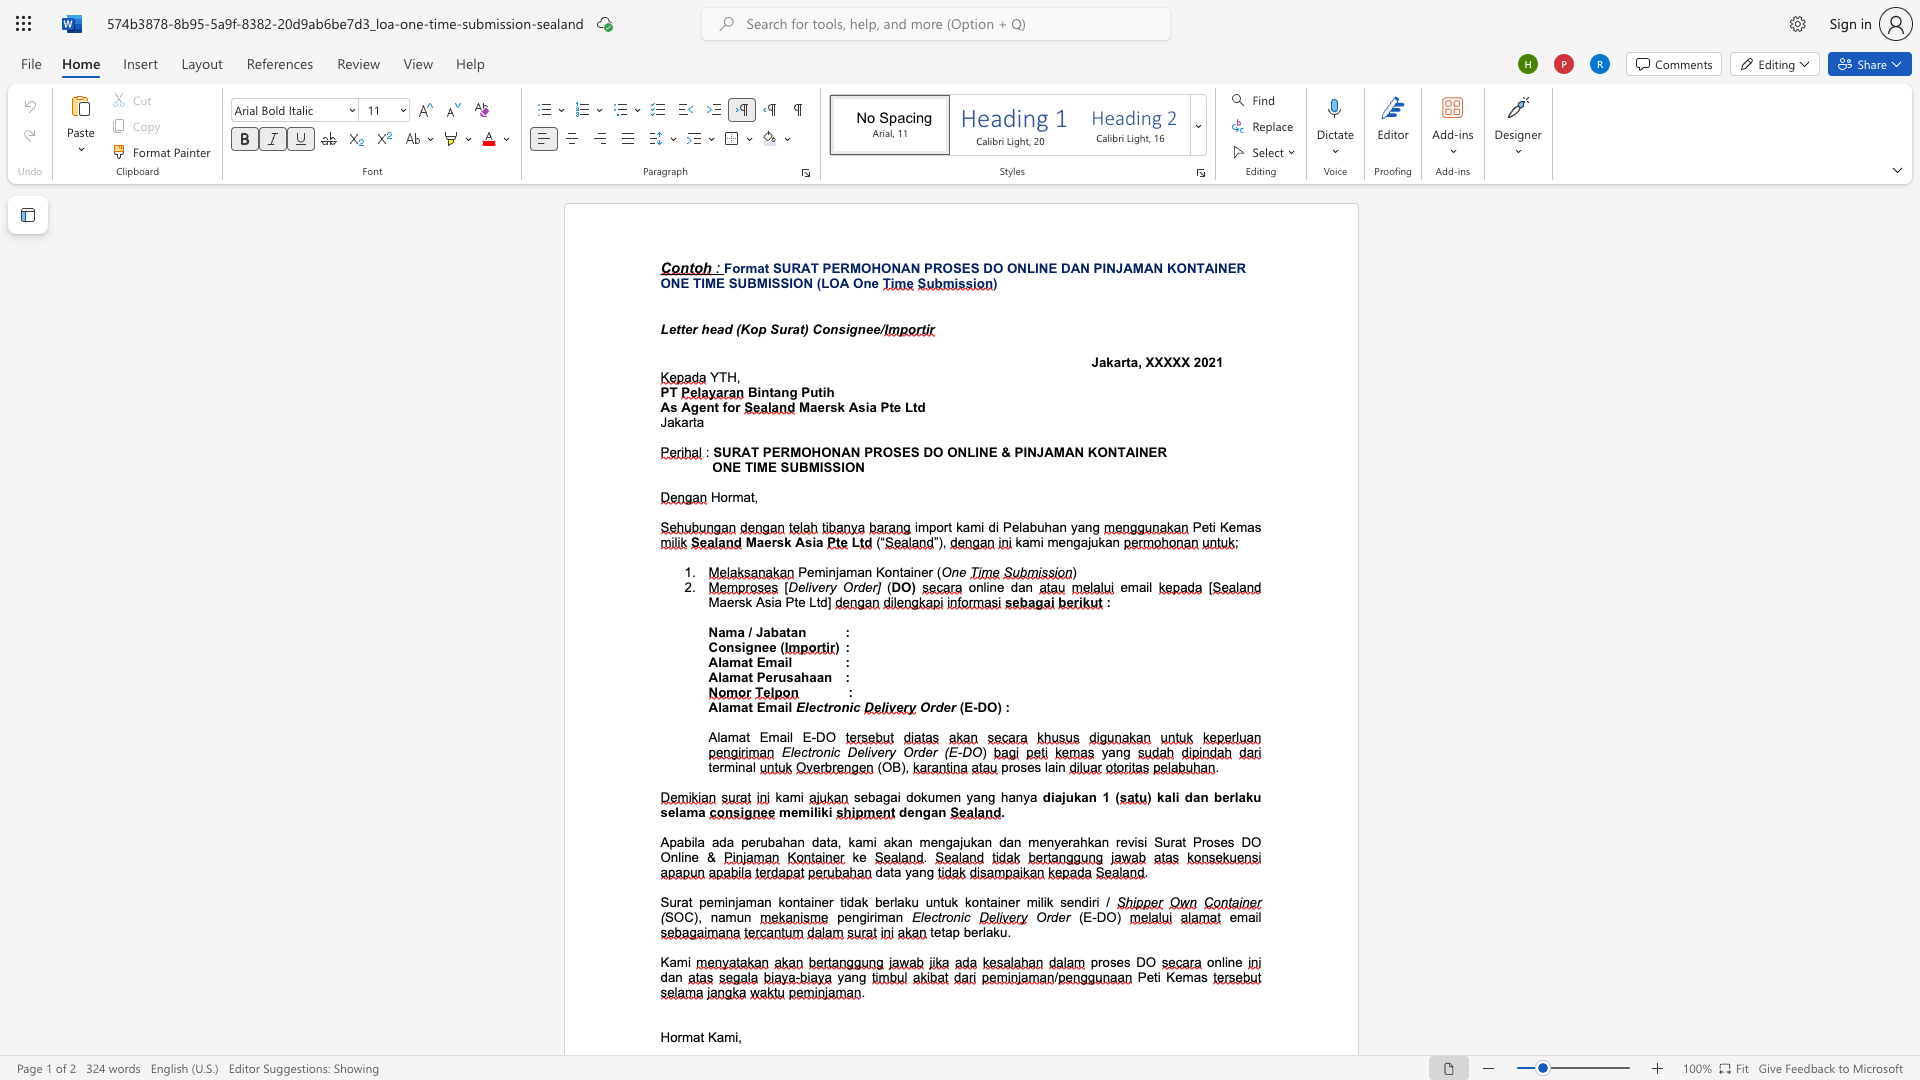 The width and height of the screenshot is (1920, 1080). What do you see at coordinates (942, 526) in the screenshot?
I see `the subset text "rt k" within the text "import kami di Pelabuhan yang"` at bounding box center [942, 526].